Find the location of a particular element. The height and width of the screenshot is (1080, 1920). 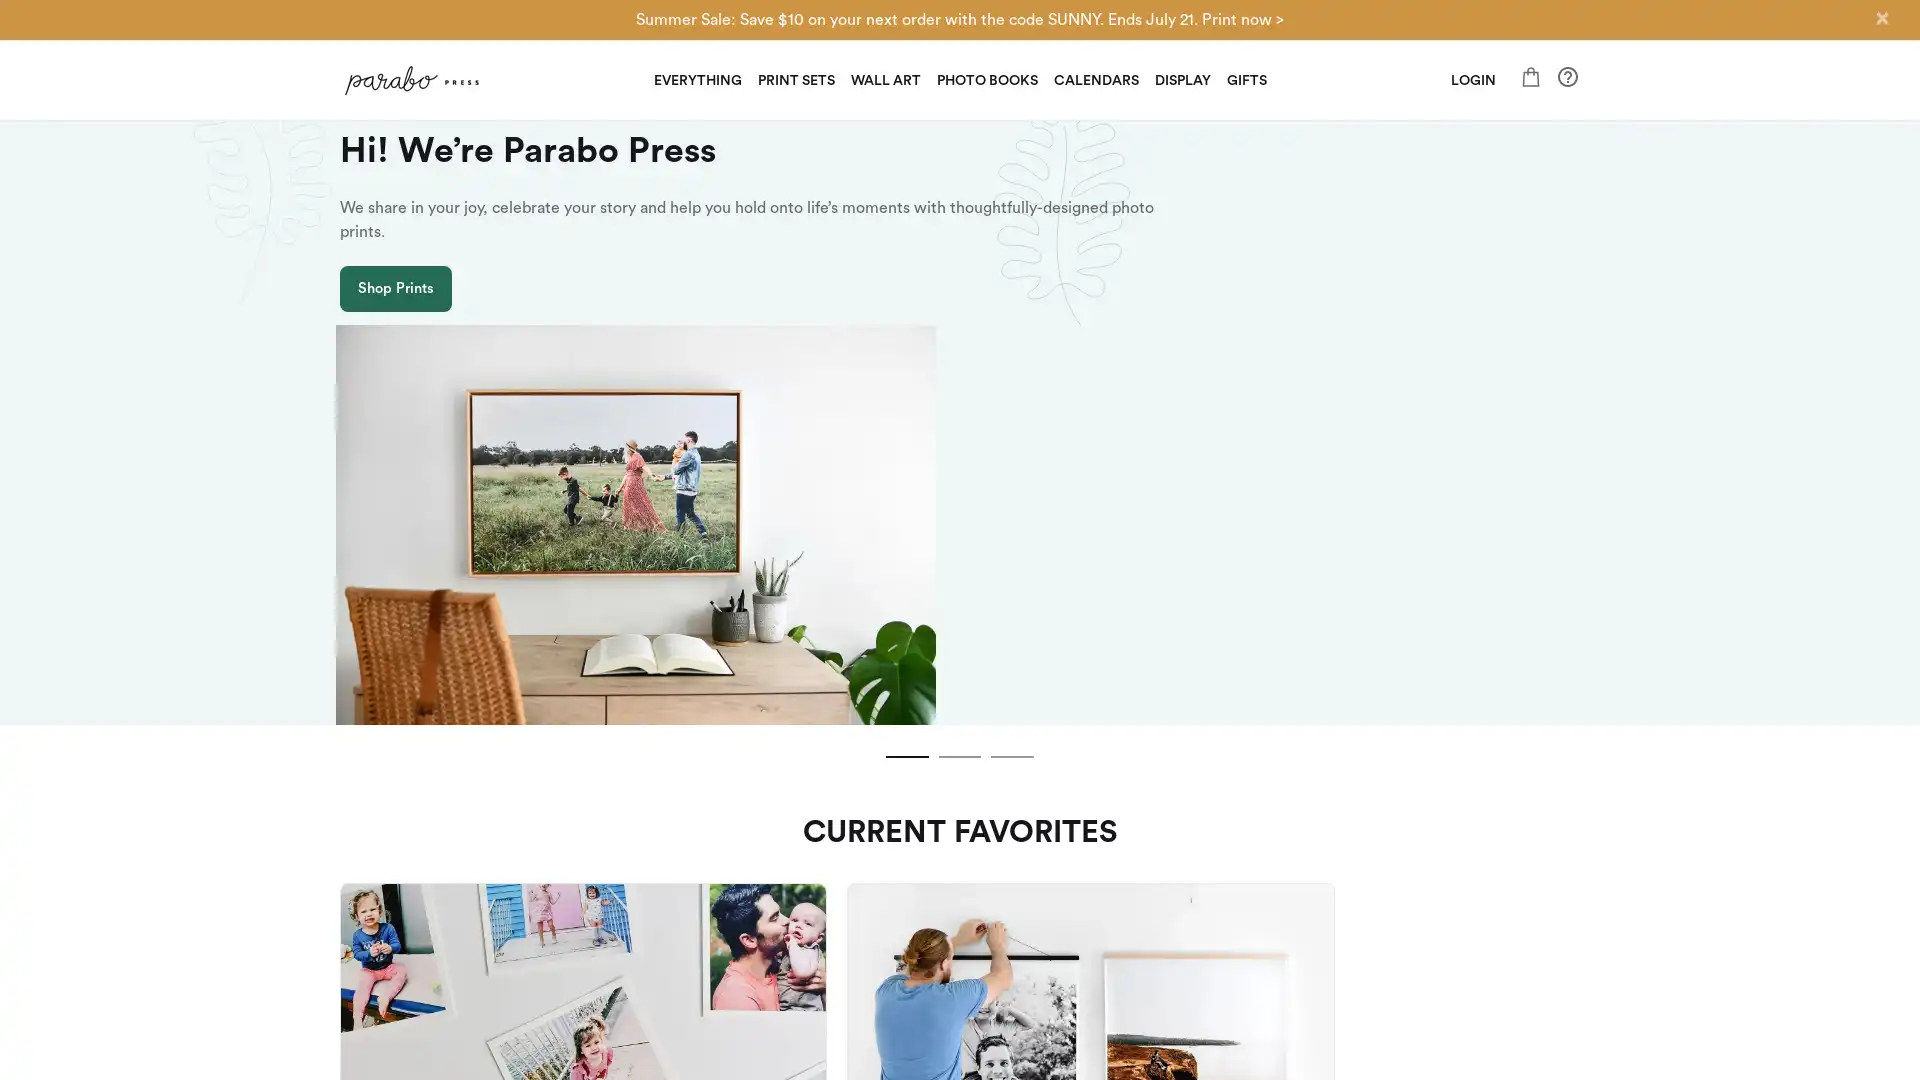

Close is located at coordinates (1880, 18).